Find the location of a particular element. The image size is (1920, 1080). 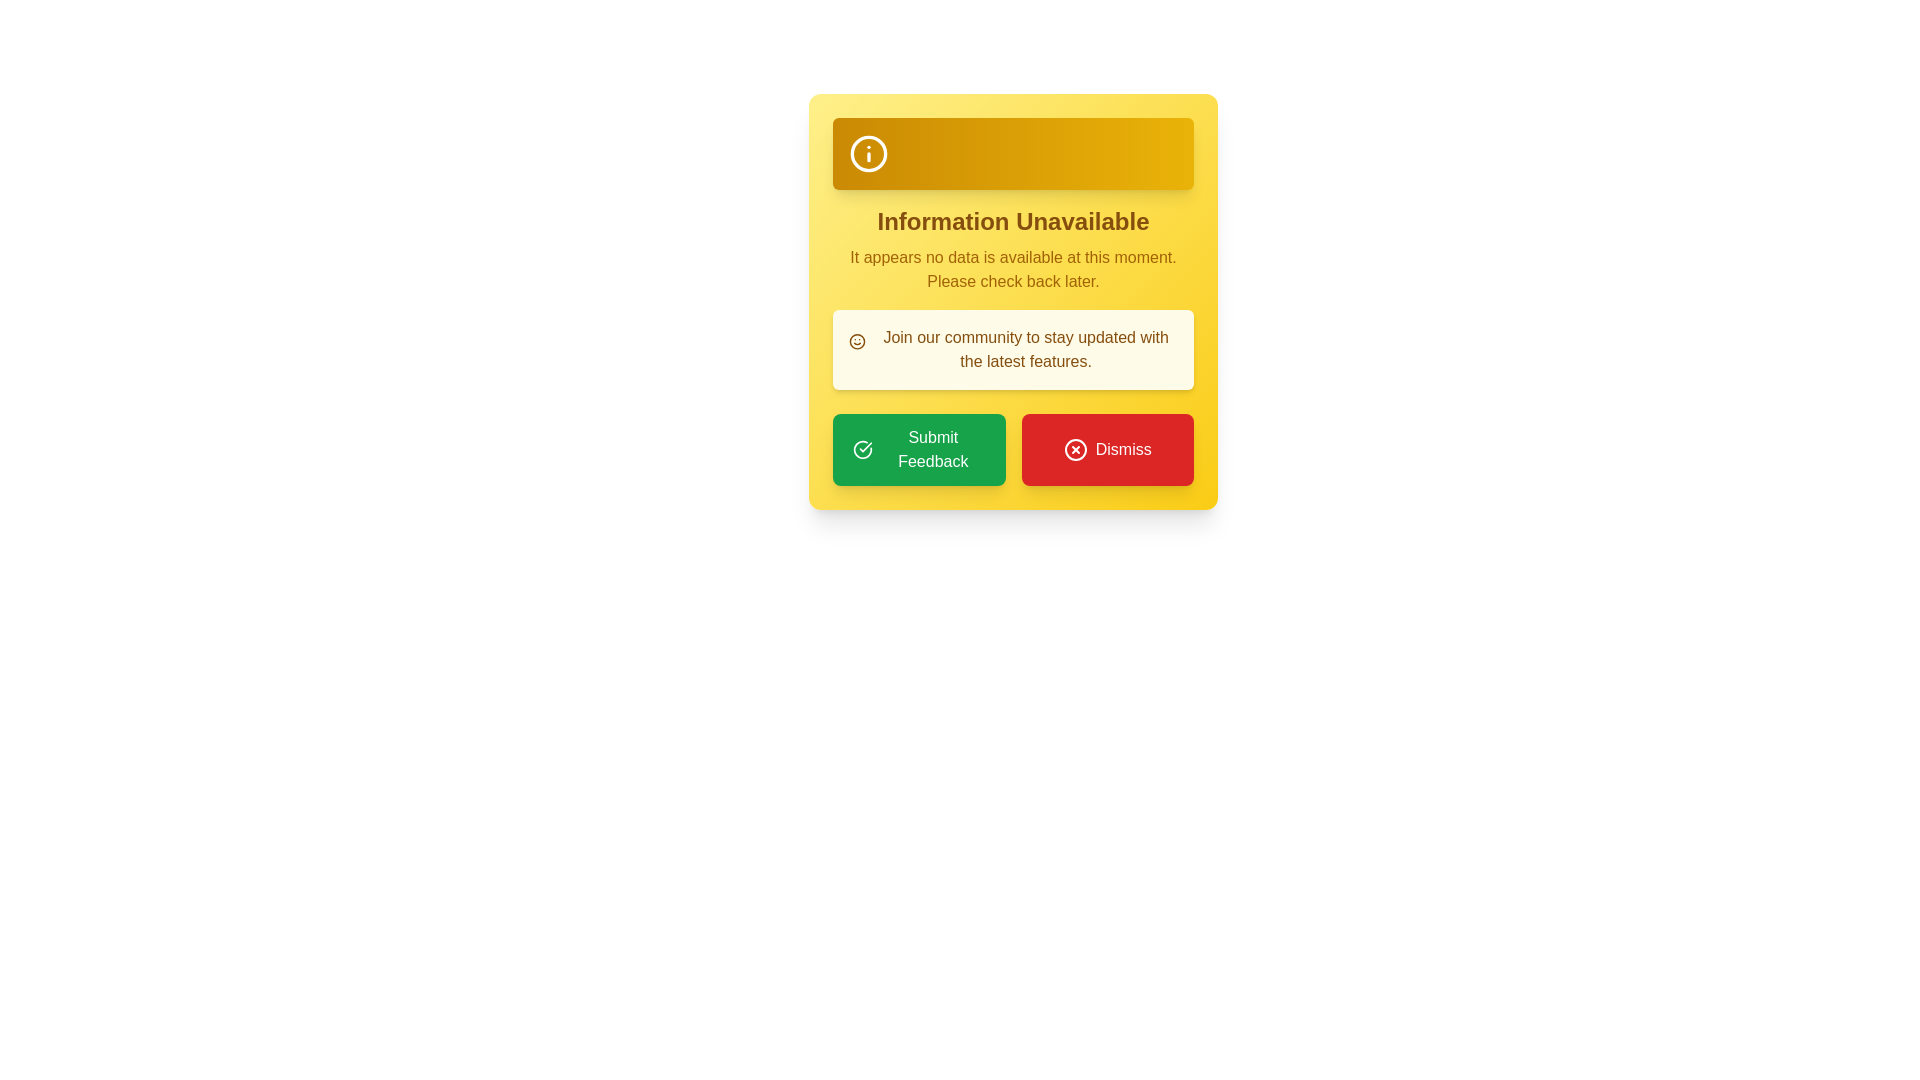

the text that says 'It appears no data is available at this moment. Please check back later.' which is styled with a yellow color tone and centered within a rounded yellow box below the header 'Information Unavailable' is located at coordinates (1013, 270).